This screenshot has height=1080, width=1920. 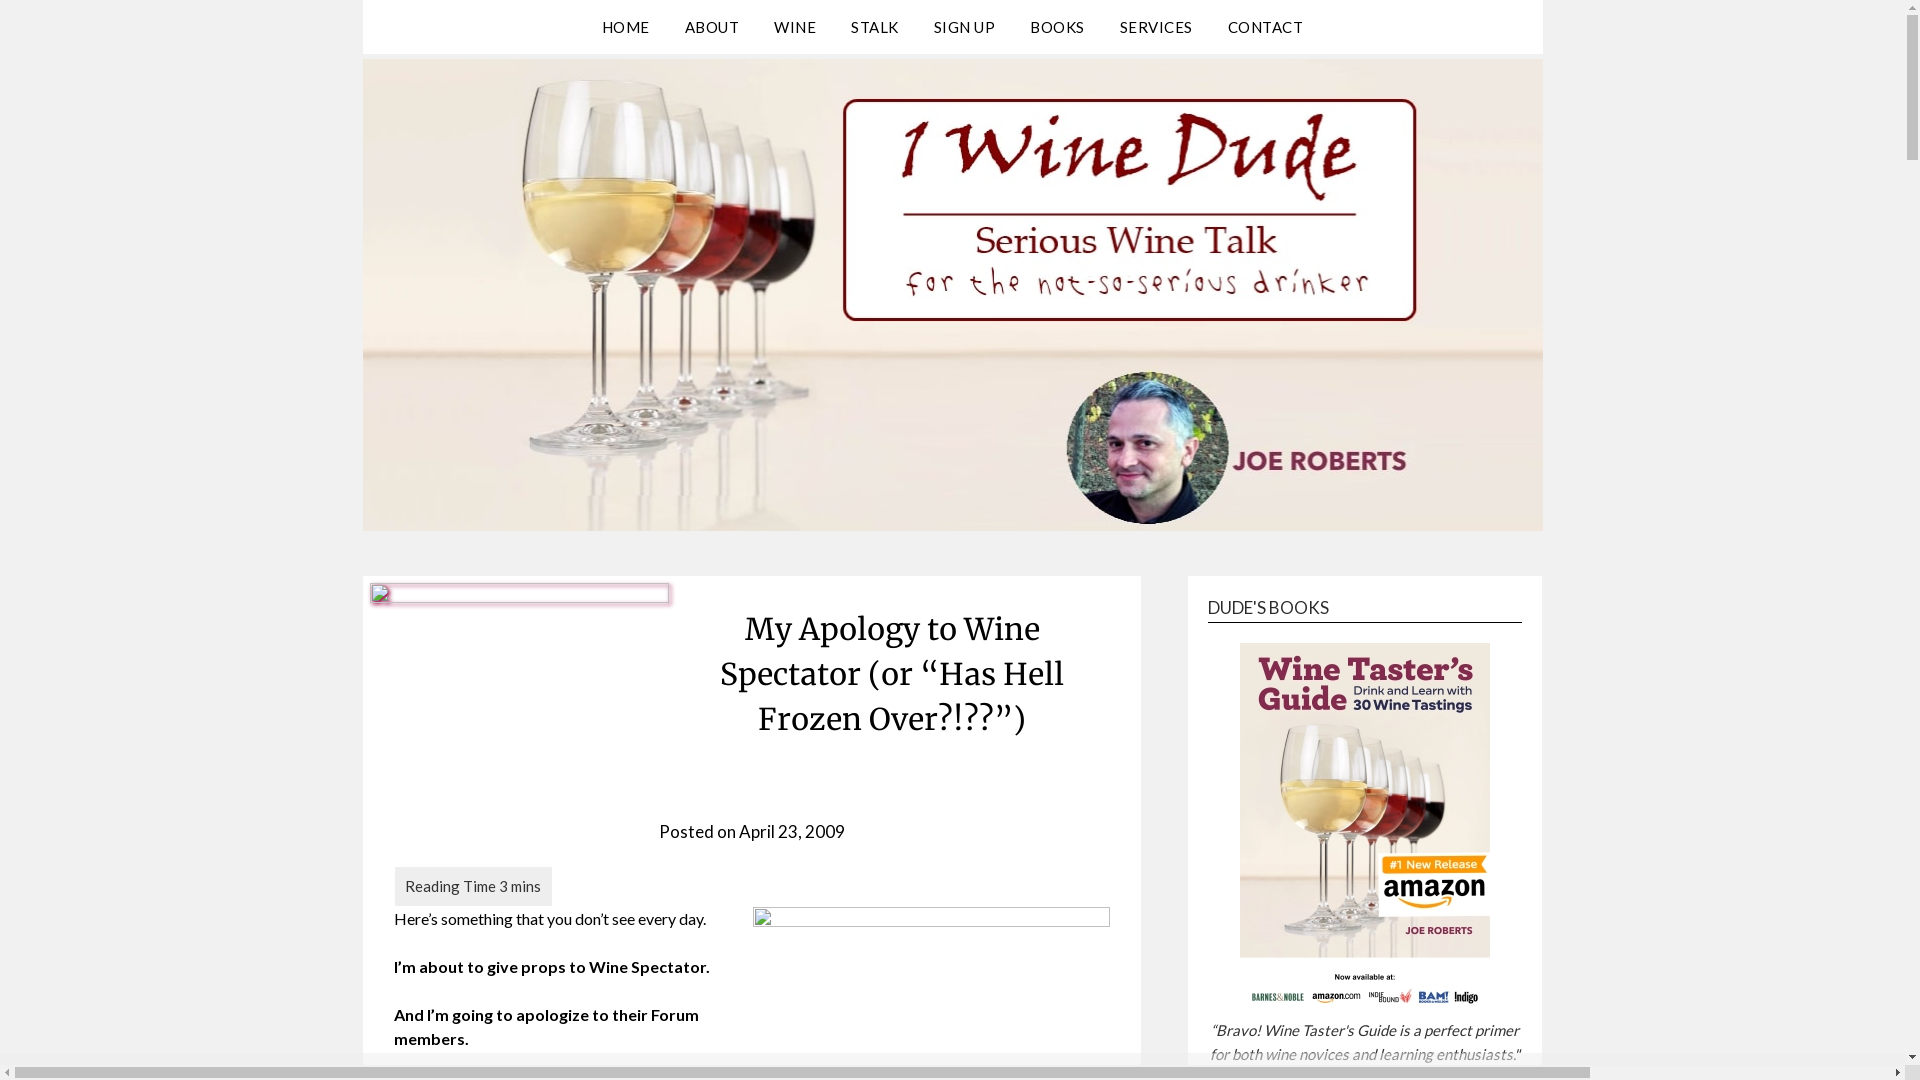 I want to click on 'CONTACT', so click(x=1265, y=27).